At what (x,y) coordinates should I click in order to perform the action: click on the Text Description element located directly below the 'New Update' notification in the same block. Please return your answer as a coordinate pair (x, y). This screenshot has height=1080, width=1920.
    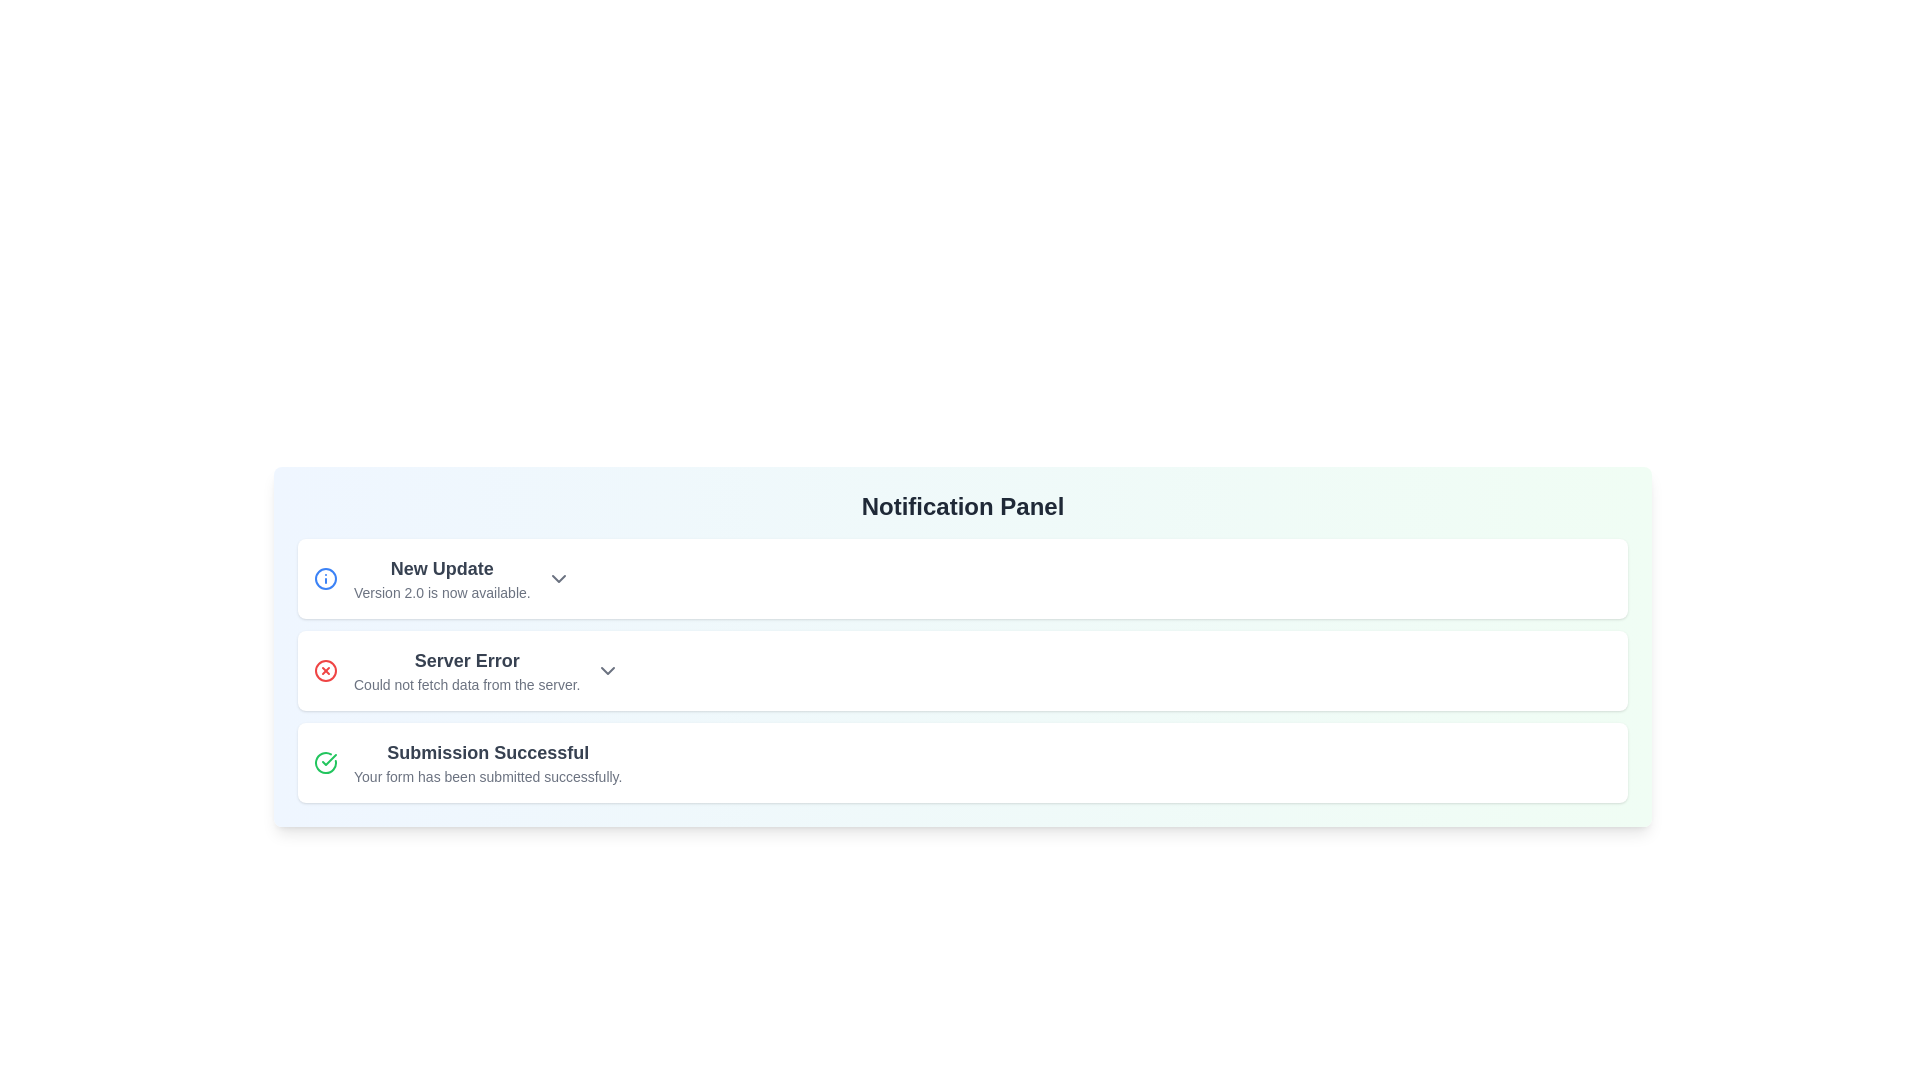
    Looking at the image, I should click on (441, 592).